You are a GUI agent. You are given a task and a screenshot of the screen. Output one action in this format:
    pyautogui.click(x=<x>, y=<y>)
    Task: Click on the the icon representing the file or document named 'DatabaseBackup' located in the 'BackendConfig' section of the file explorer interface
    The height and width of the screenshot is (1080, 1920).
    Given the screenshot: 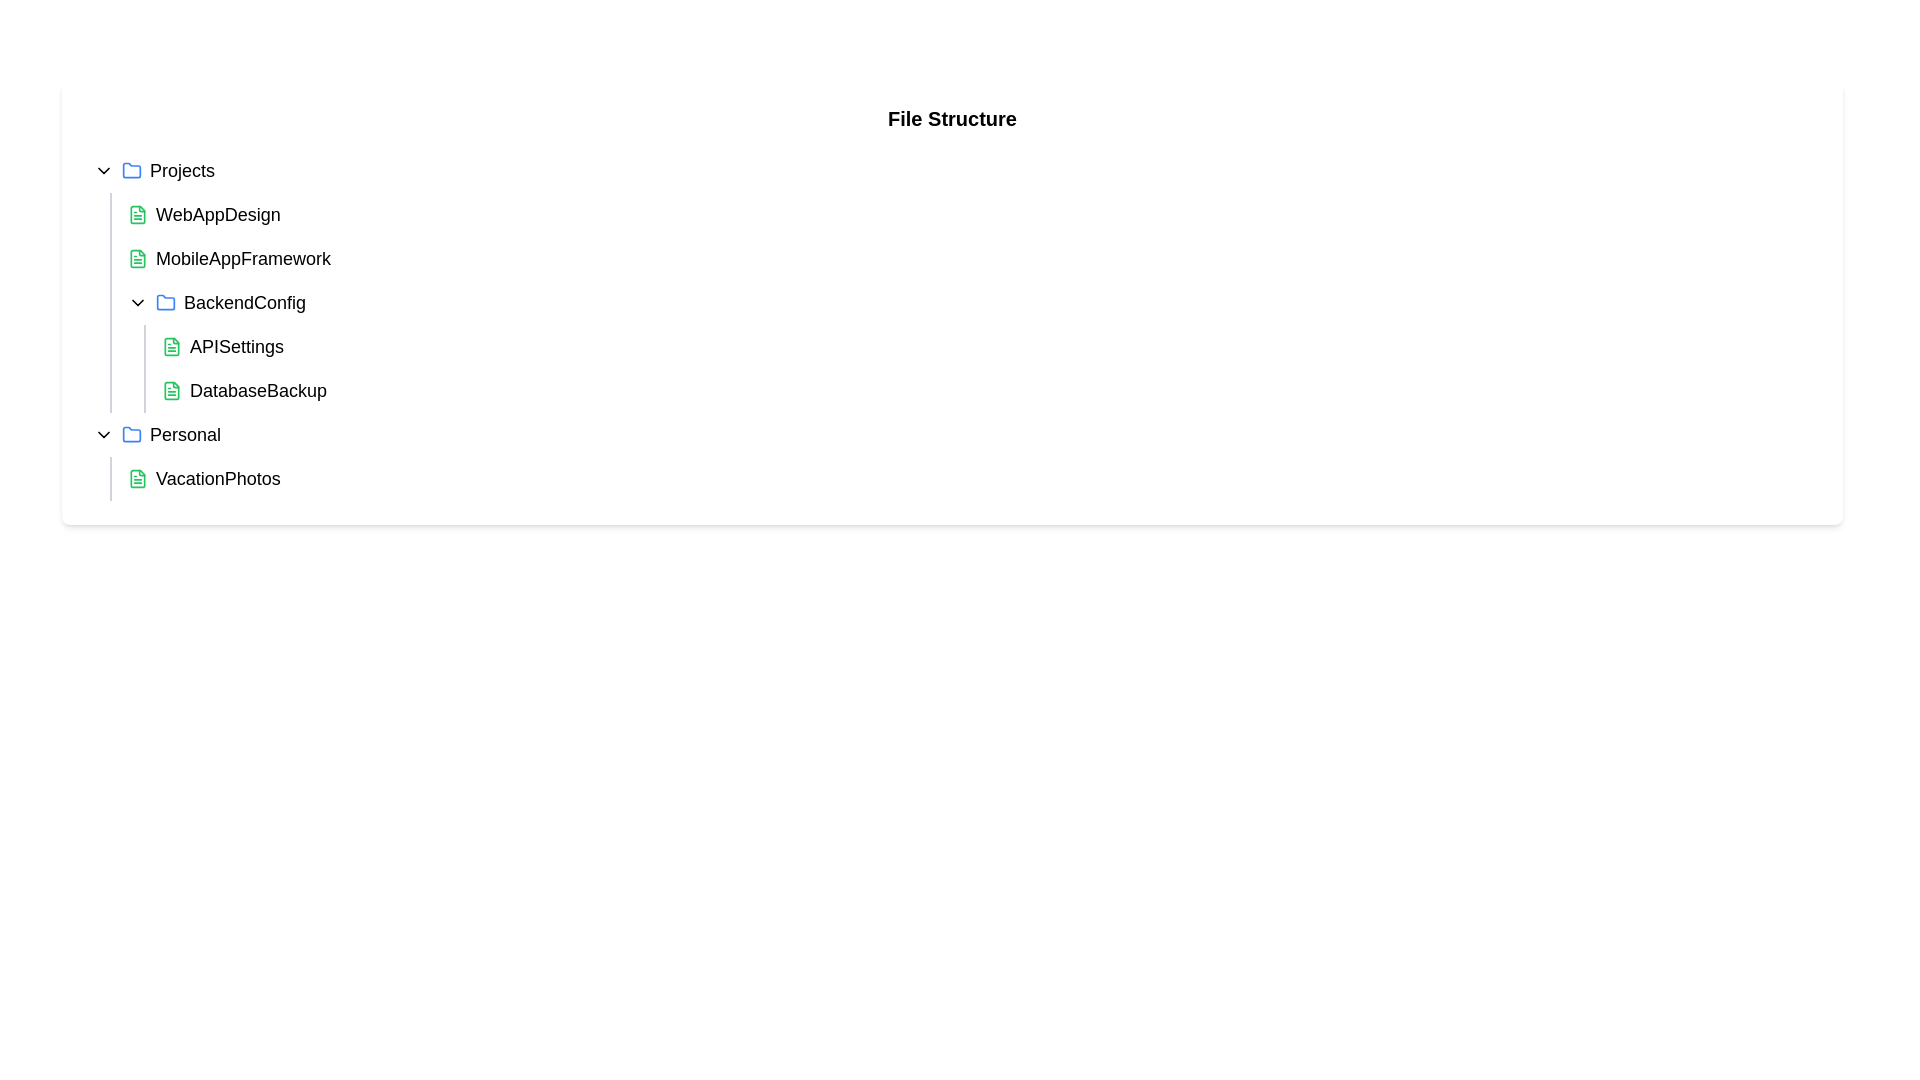 What is the action you would take?
    pyautogui.click(x=172, y=390)
    